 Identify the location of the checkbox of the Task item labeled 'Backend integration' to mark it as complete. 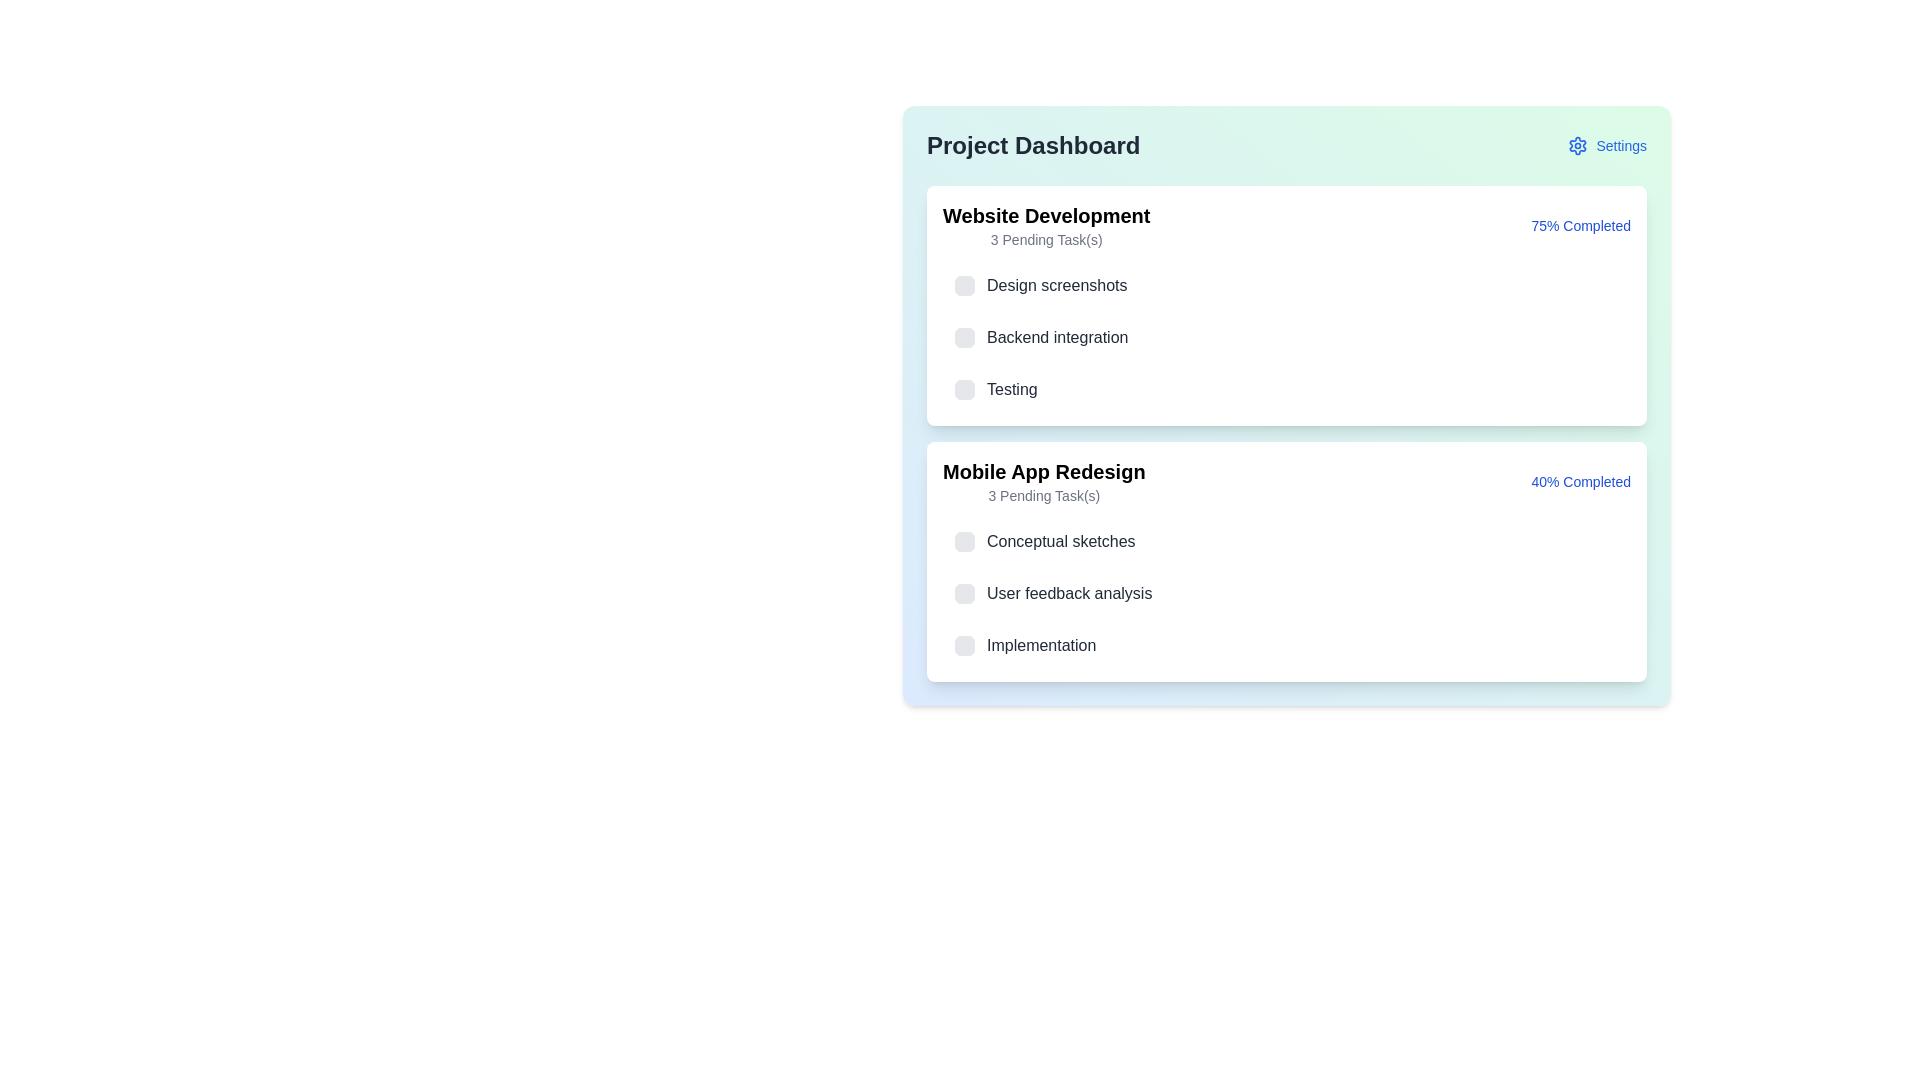
(1286, 337).